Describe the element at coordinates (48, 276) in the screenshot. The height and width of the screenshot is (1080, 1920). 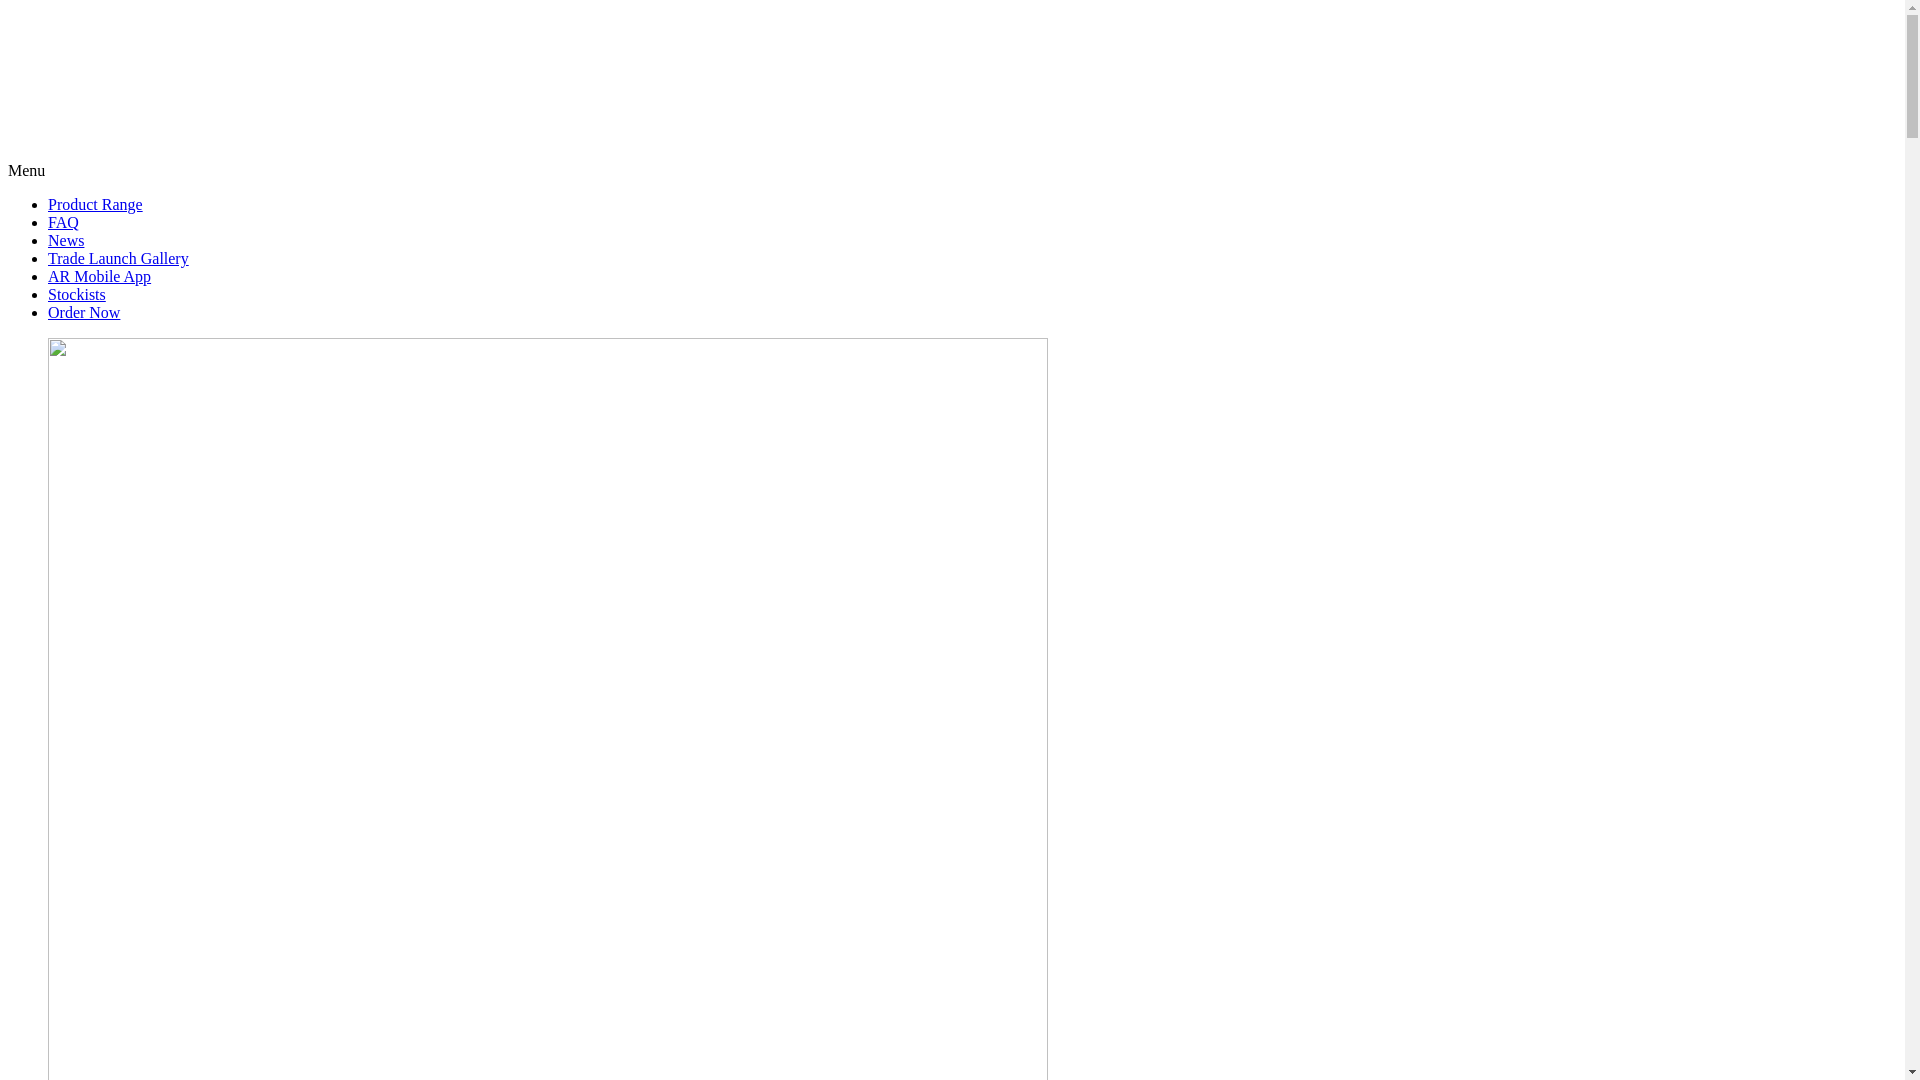
I see `'AR Mobile App'` at that location.